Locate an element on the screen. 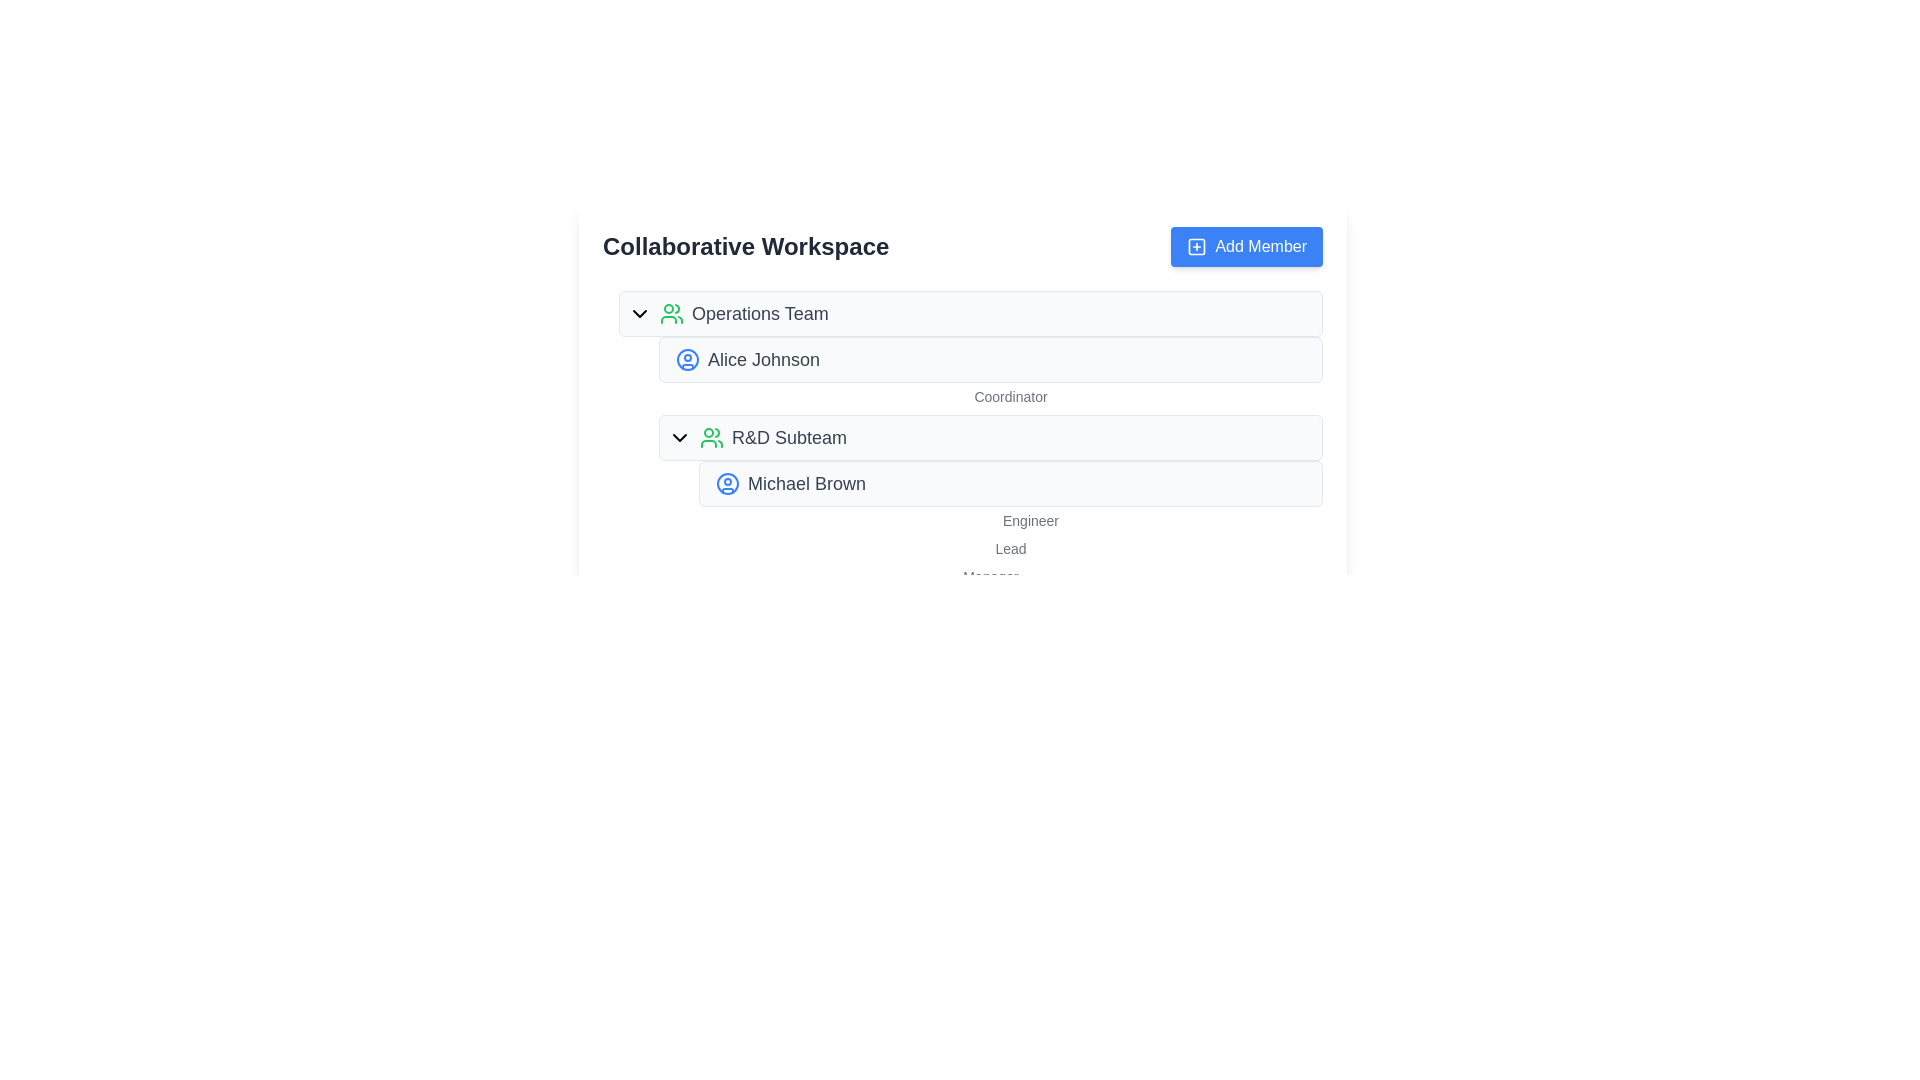 This screenshot has height=1080, width=1920. the static text label displaying the name 'Michael Brown', which is medium-sized and gray, located next to a blue user icon in the 'R&D Subteam' section is located at coordinates (806, 483).